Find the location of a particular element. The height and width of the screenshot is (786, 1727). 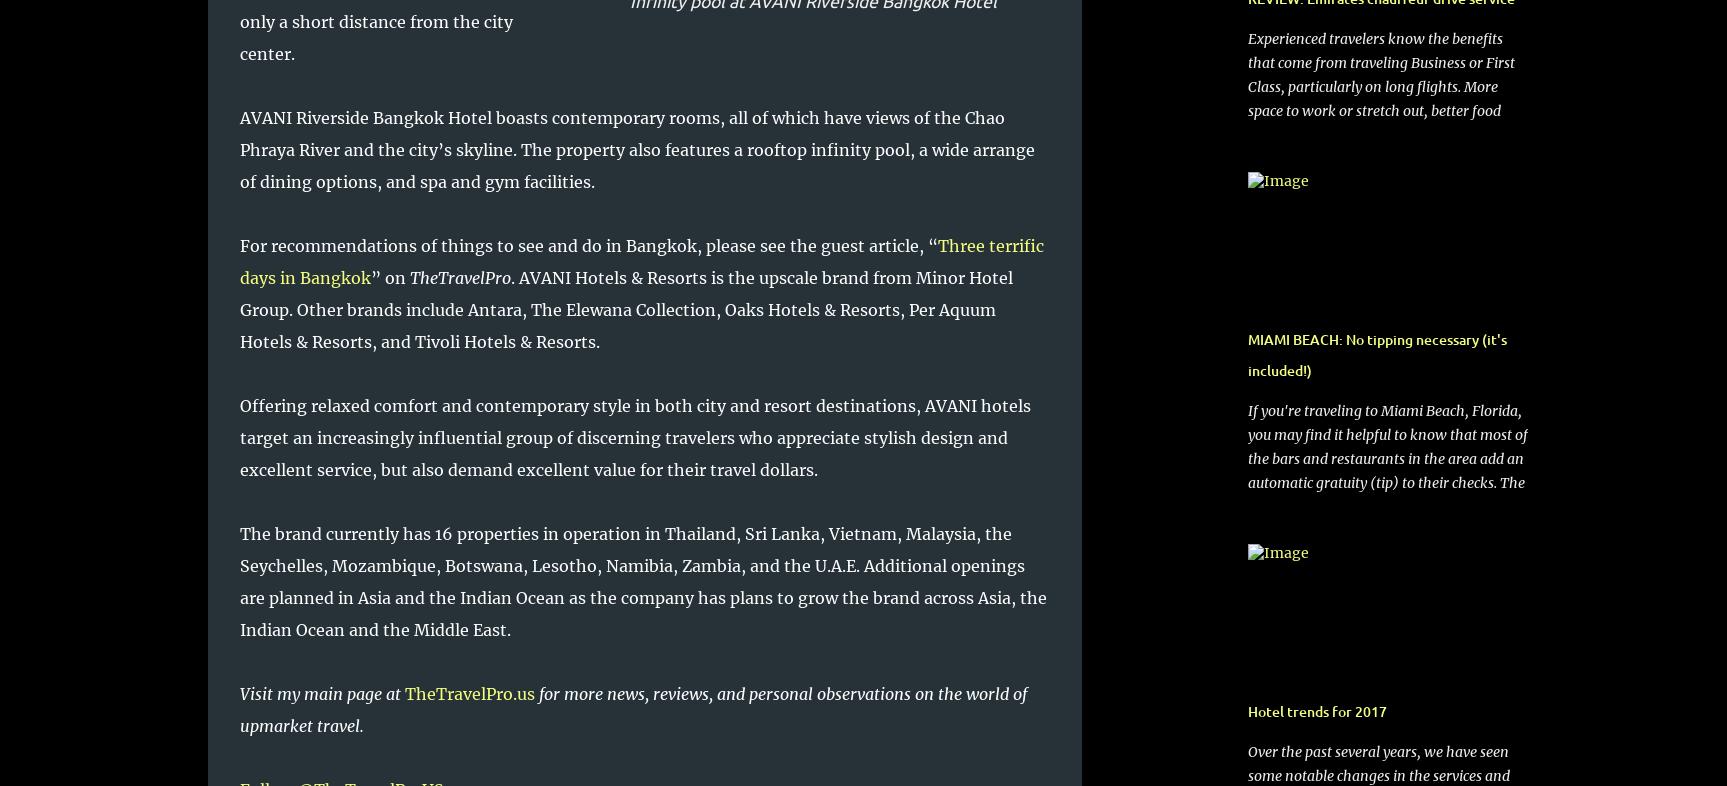

'TheTravelPro.us' is located at coordinates (403, 694).